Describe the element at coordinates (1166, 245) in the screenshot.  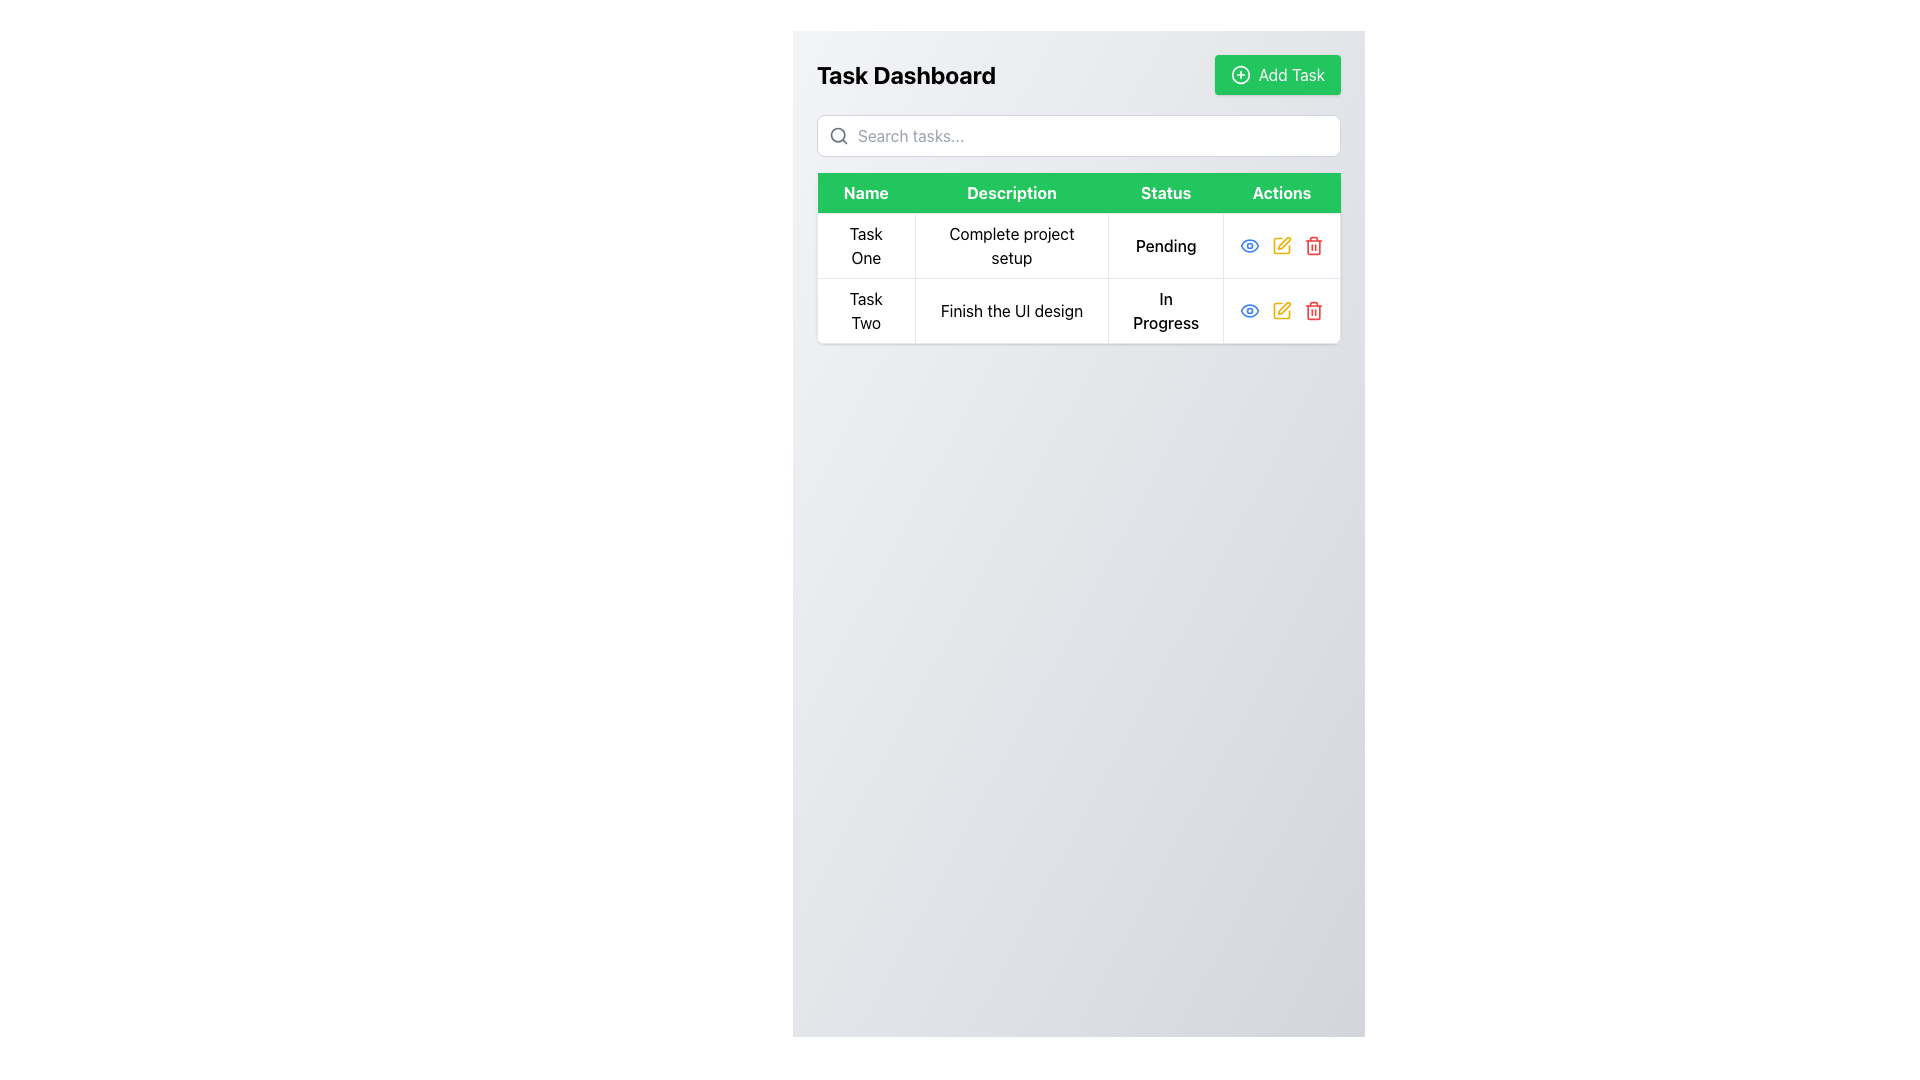
I see `the 'Pending' status text label located in the 'Status' column of the first row in the task dashboard table` at that location.